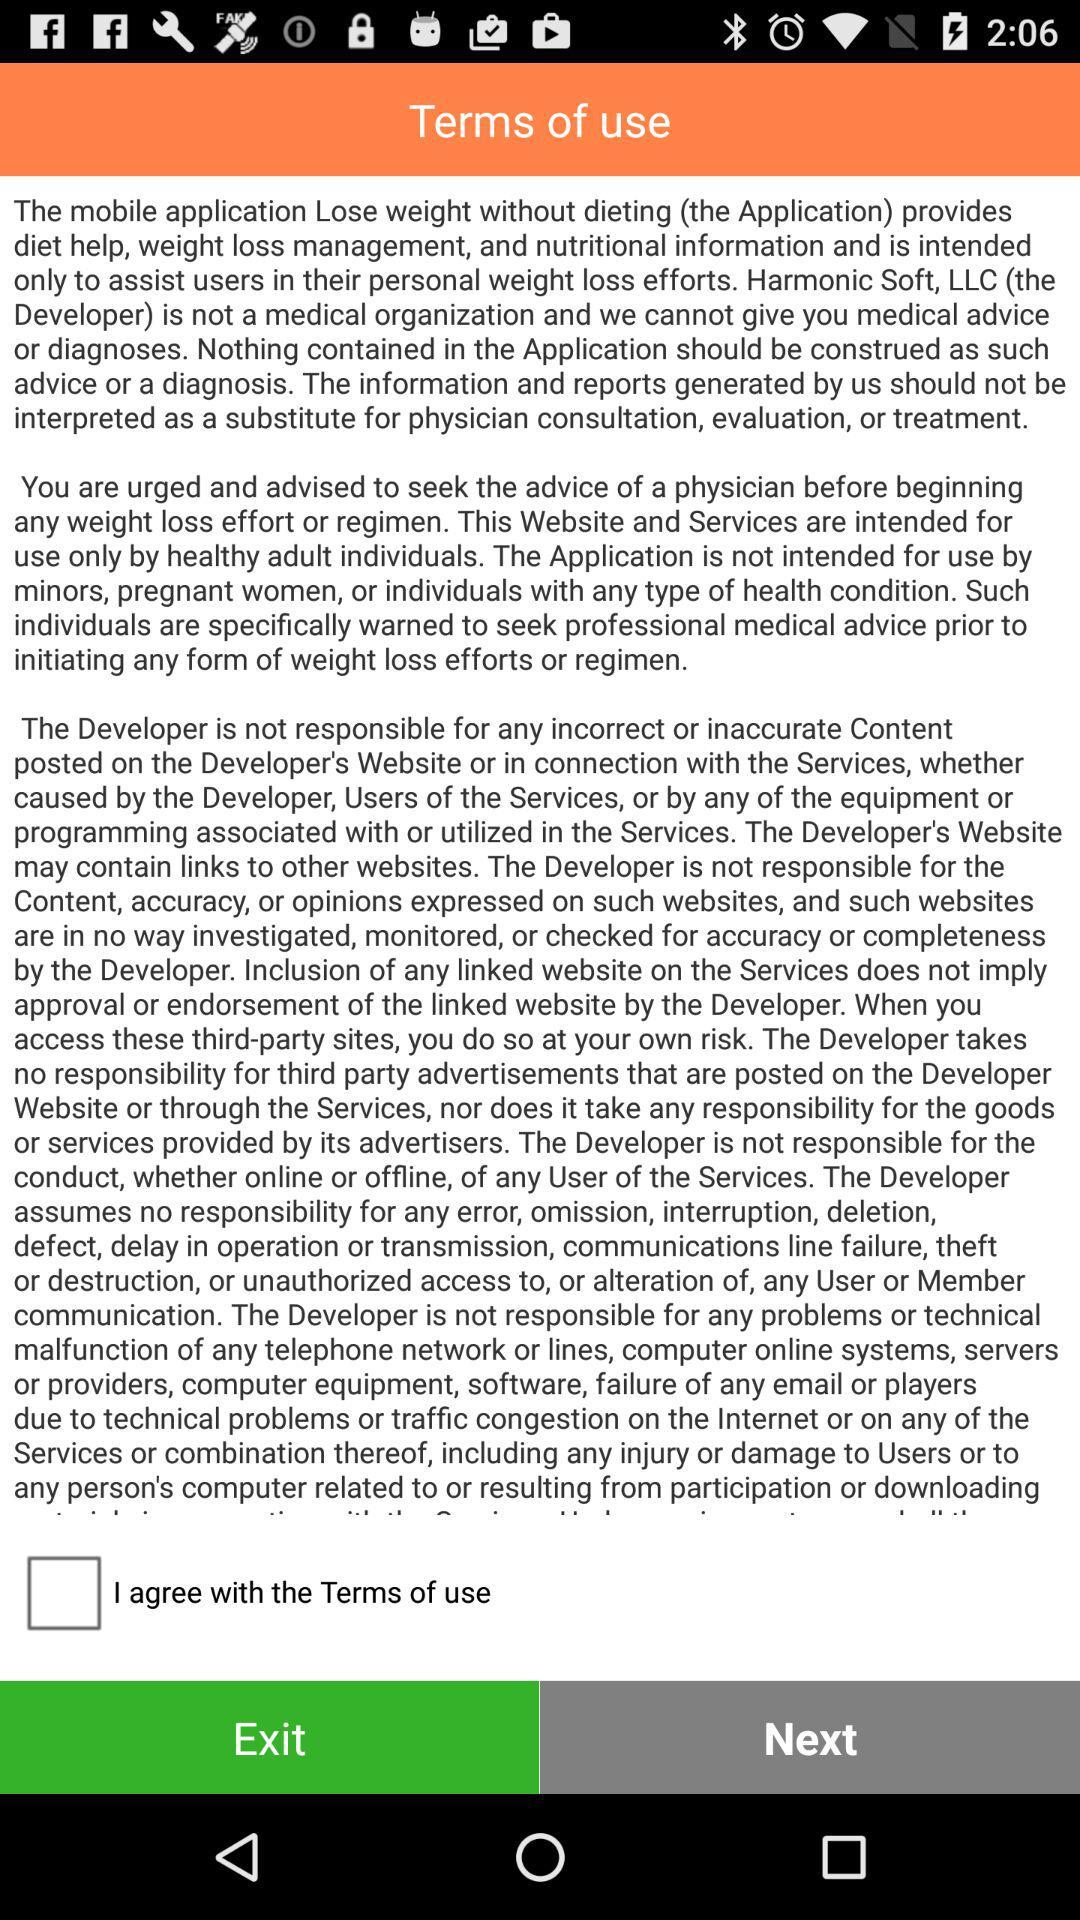 Image resolution: width=1080 pixels, height=1920 pixels. Describe the element at coordinates (251, 1590) in the screenshot. I see `the icon below the the mobile application` at that location.